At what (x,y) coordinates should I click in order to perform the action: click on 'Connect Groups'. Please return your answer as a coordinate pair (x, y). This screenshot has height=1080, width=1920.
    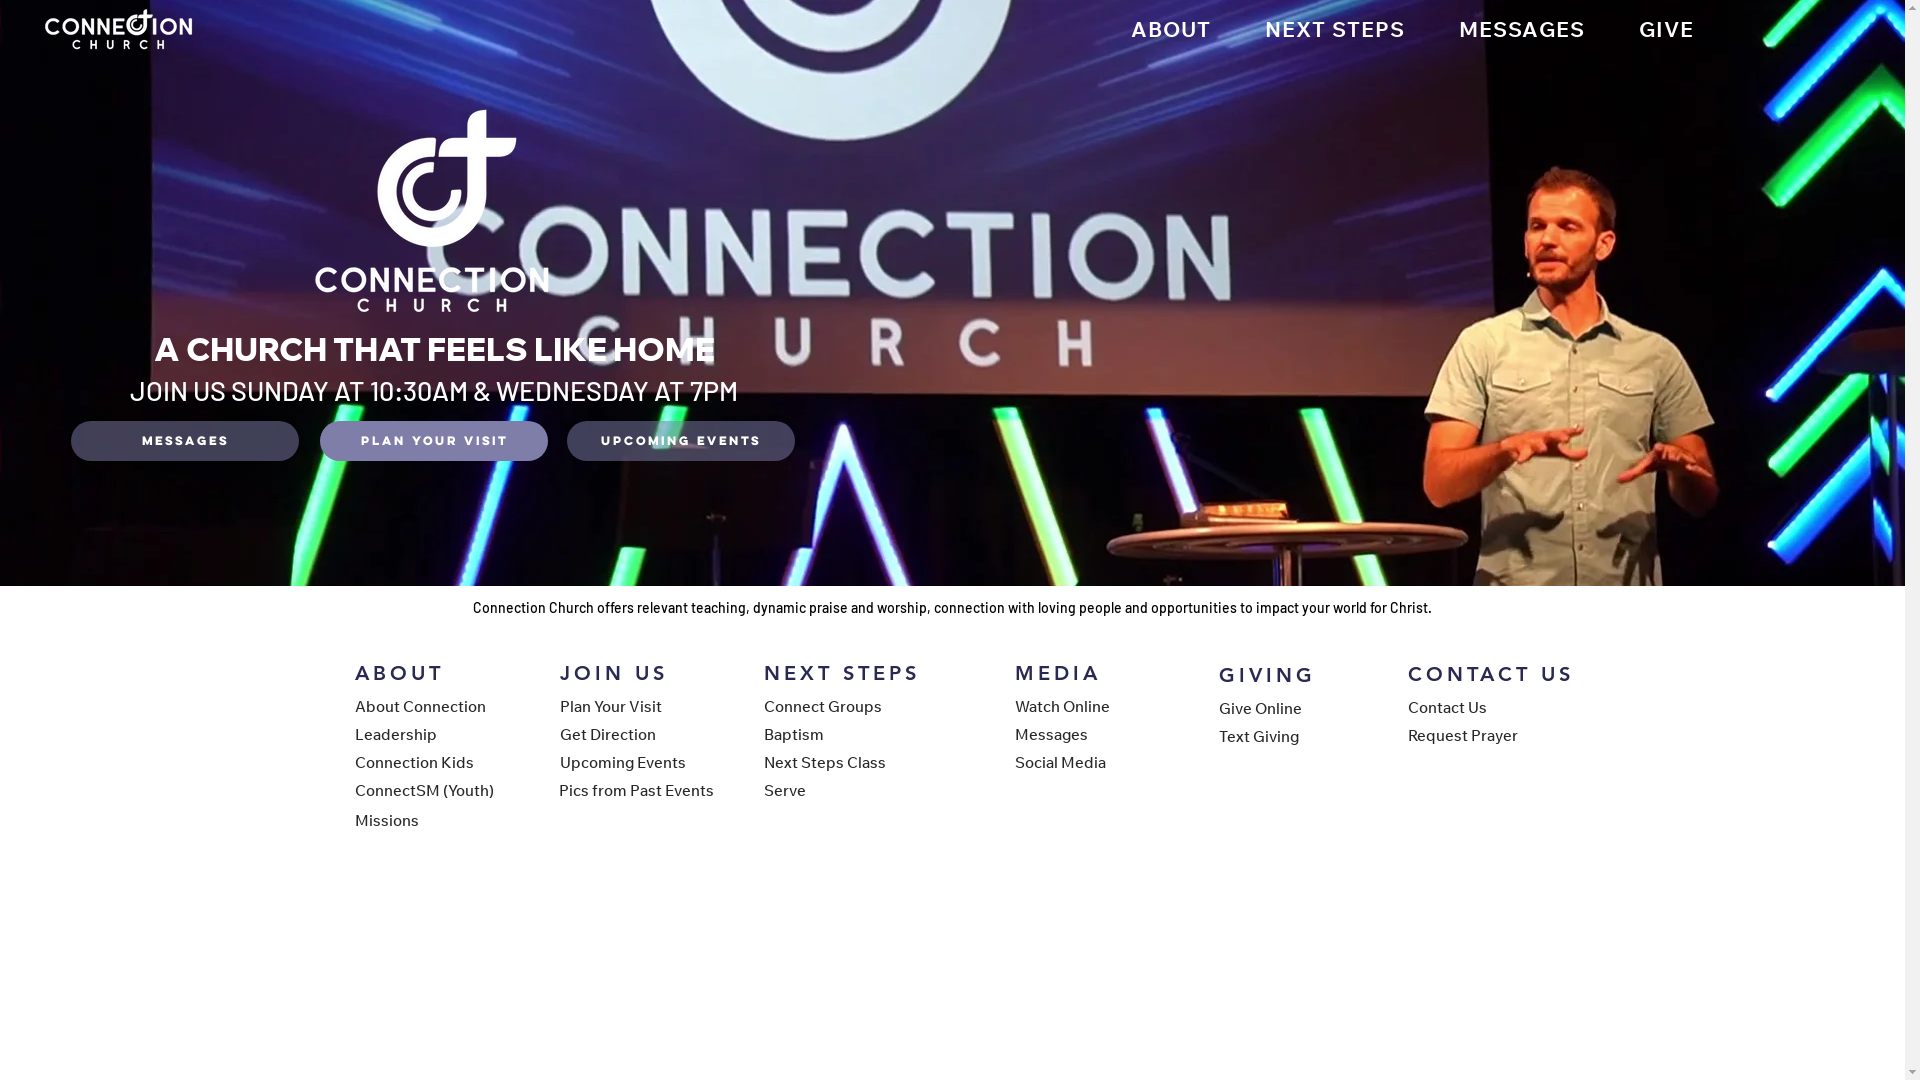
    Looking at the image, I should click on (835, 704).